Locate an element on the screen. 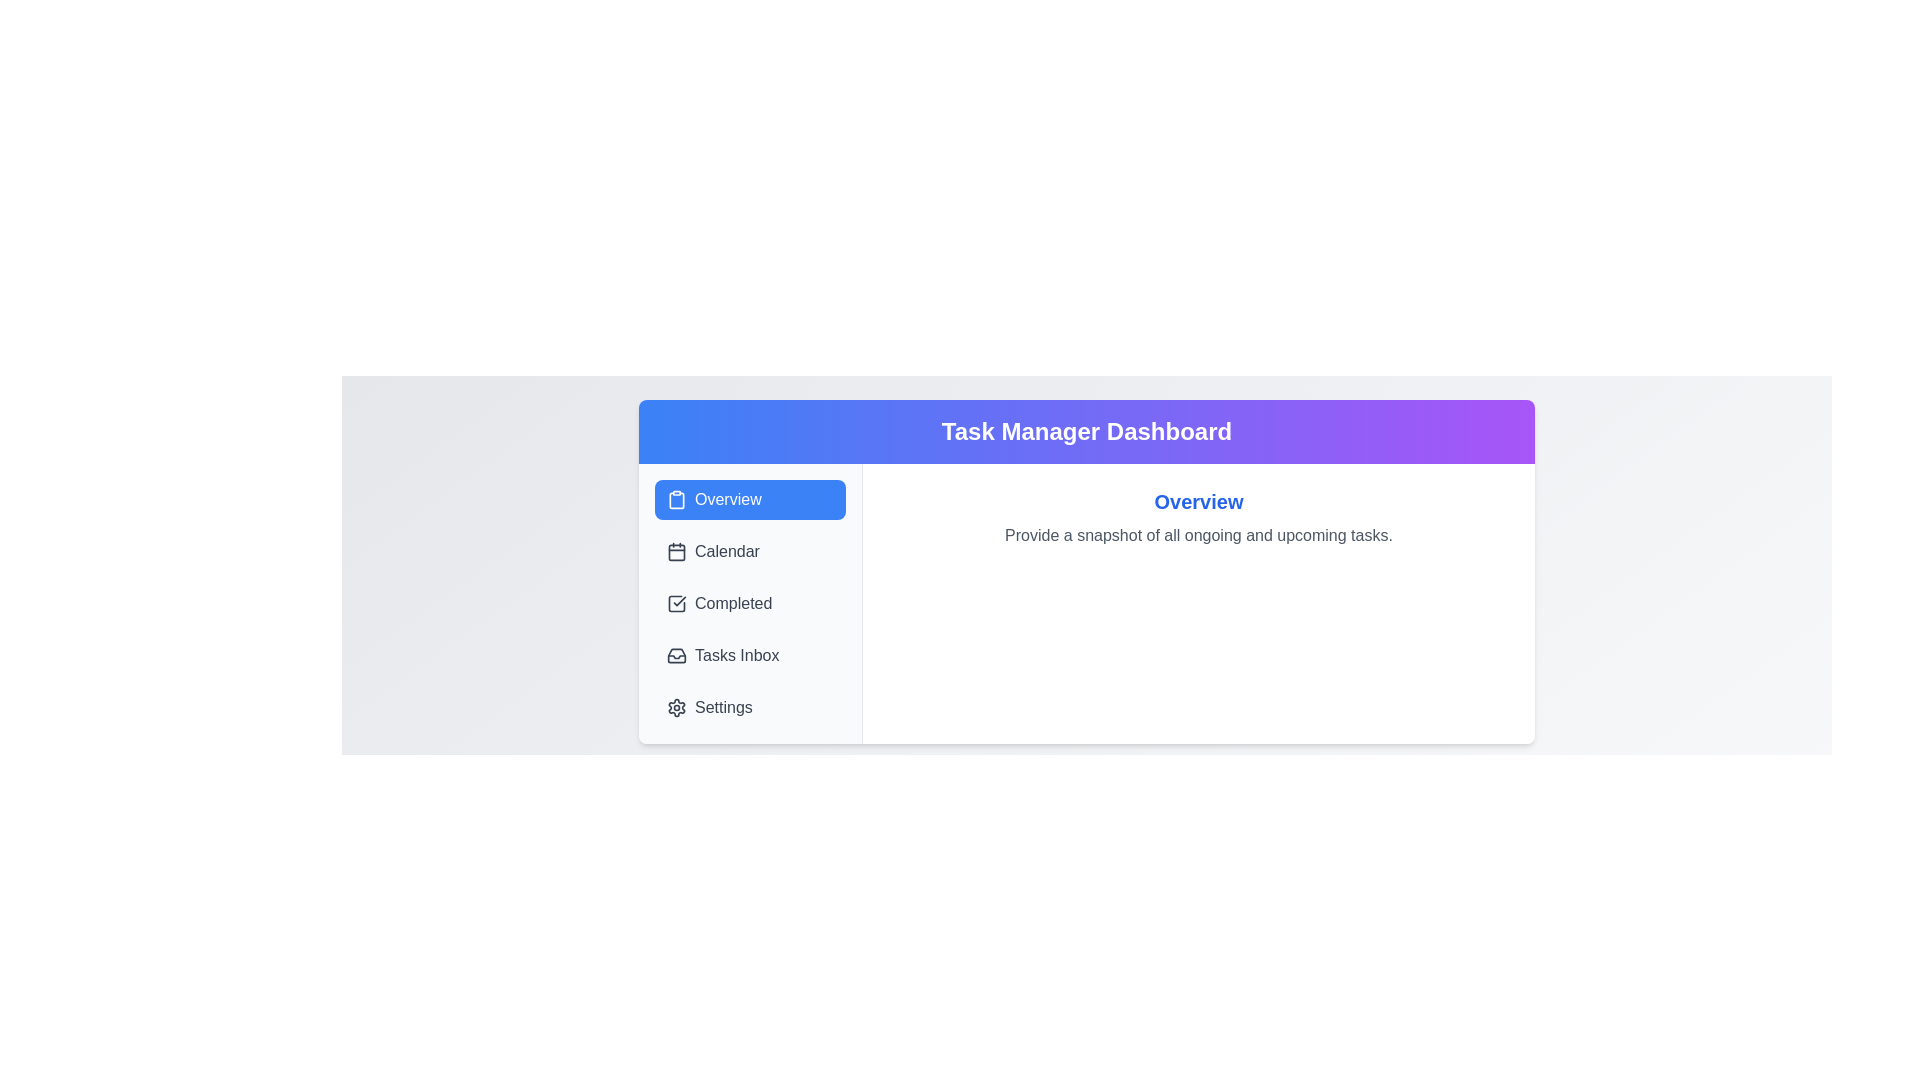 The width and height of the screenshot is (1920, 1080). the tab labeled Tasks Inbox is located at coordinates (749, 655).